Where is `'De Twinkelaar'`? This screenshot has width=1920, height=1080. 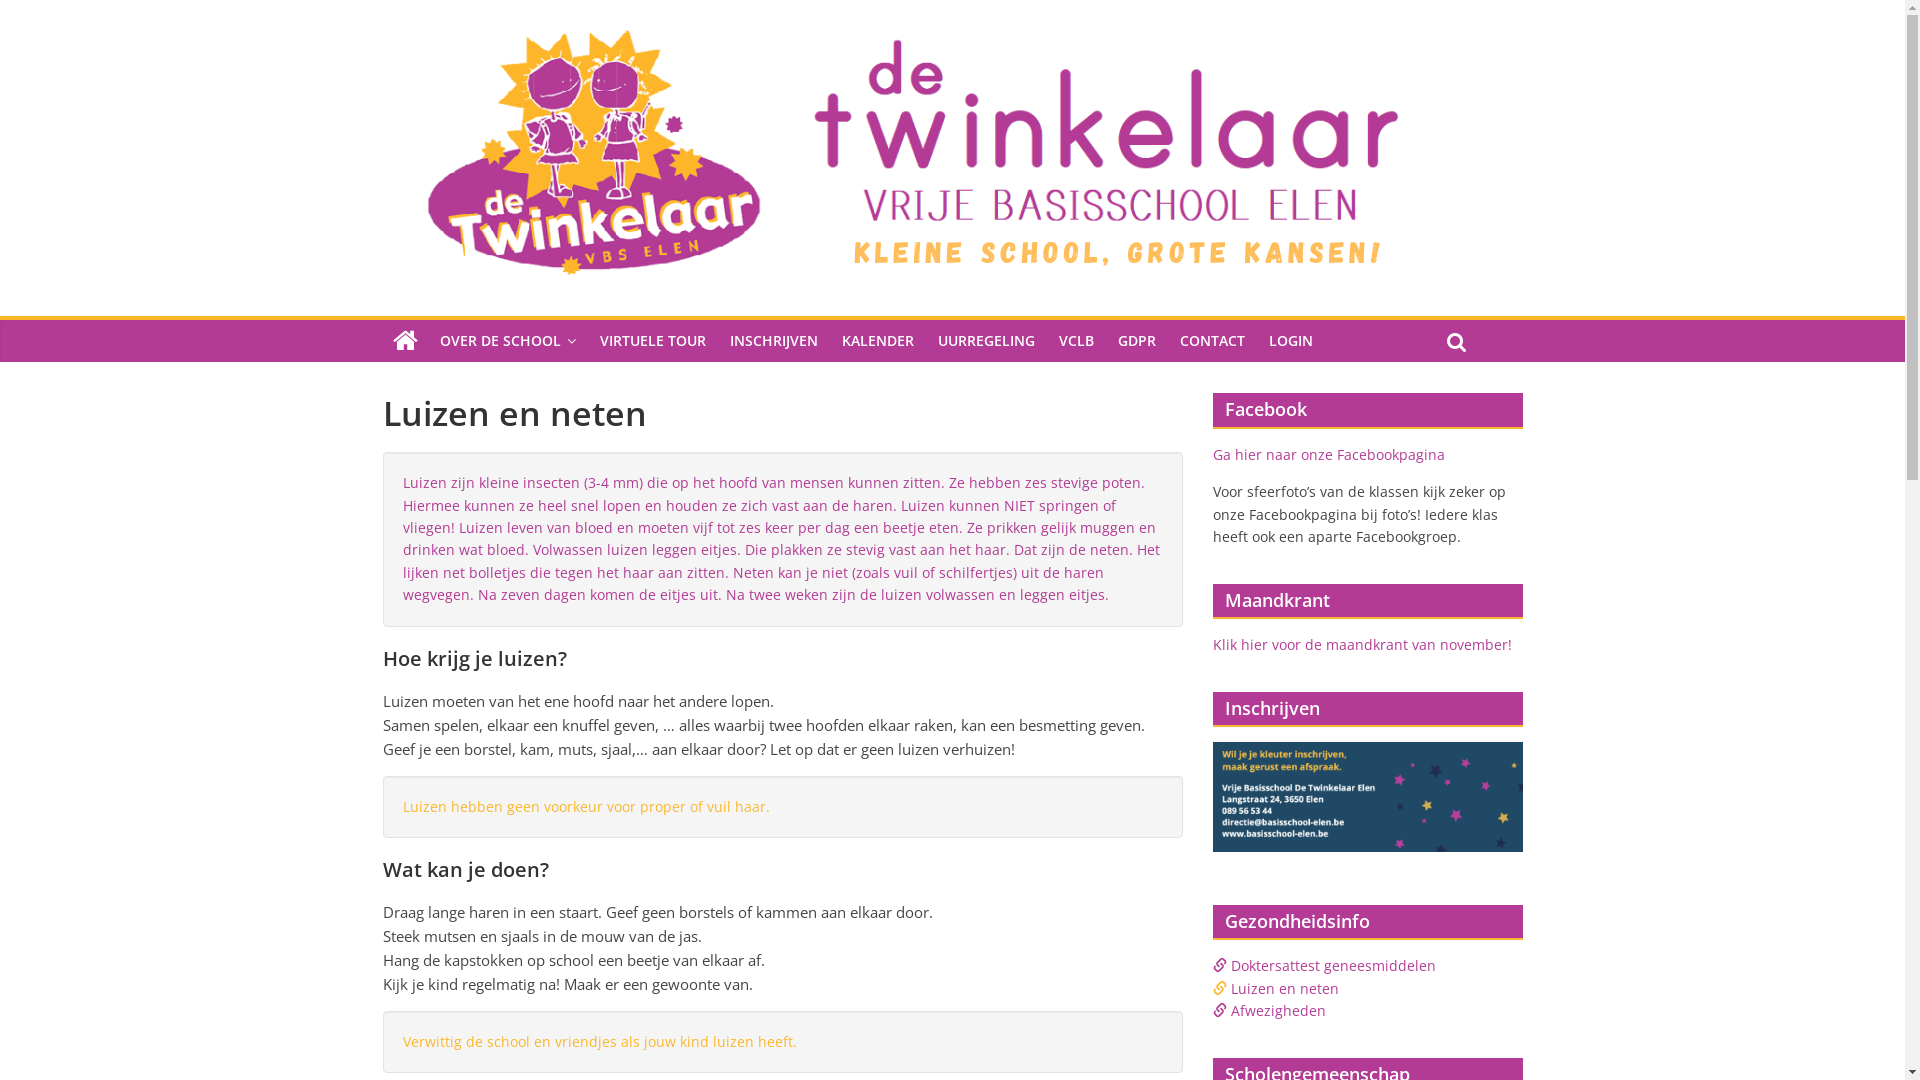 'De Twinkelaar' is located at coordinates (403, 339).